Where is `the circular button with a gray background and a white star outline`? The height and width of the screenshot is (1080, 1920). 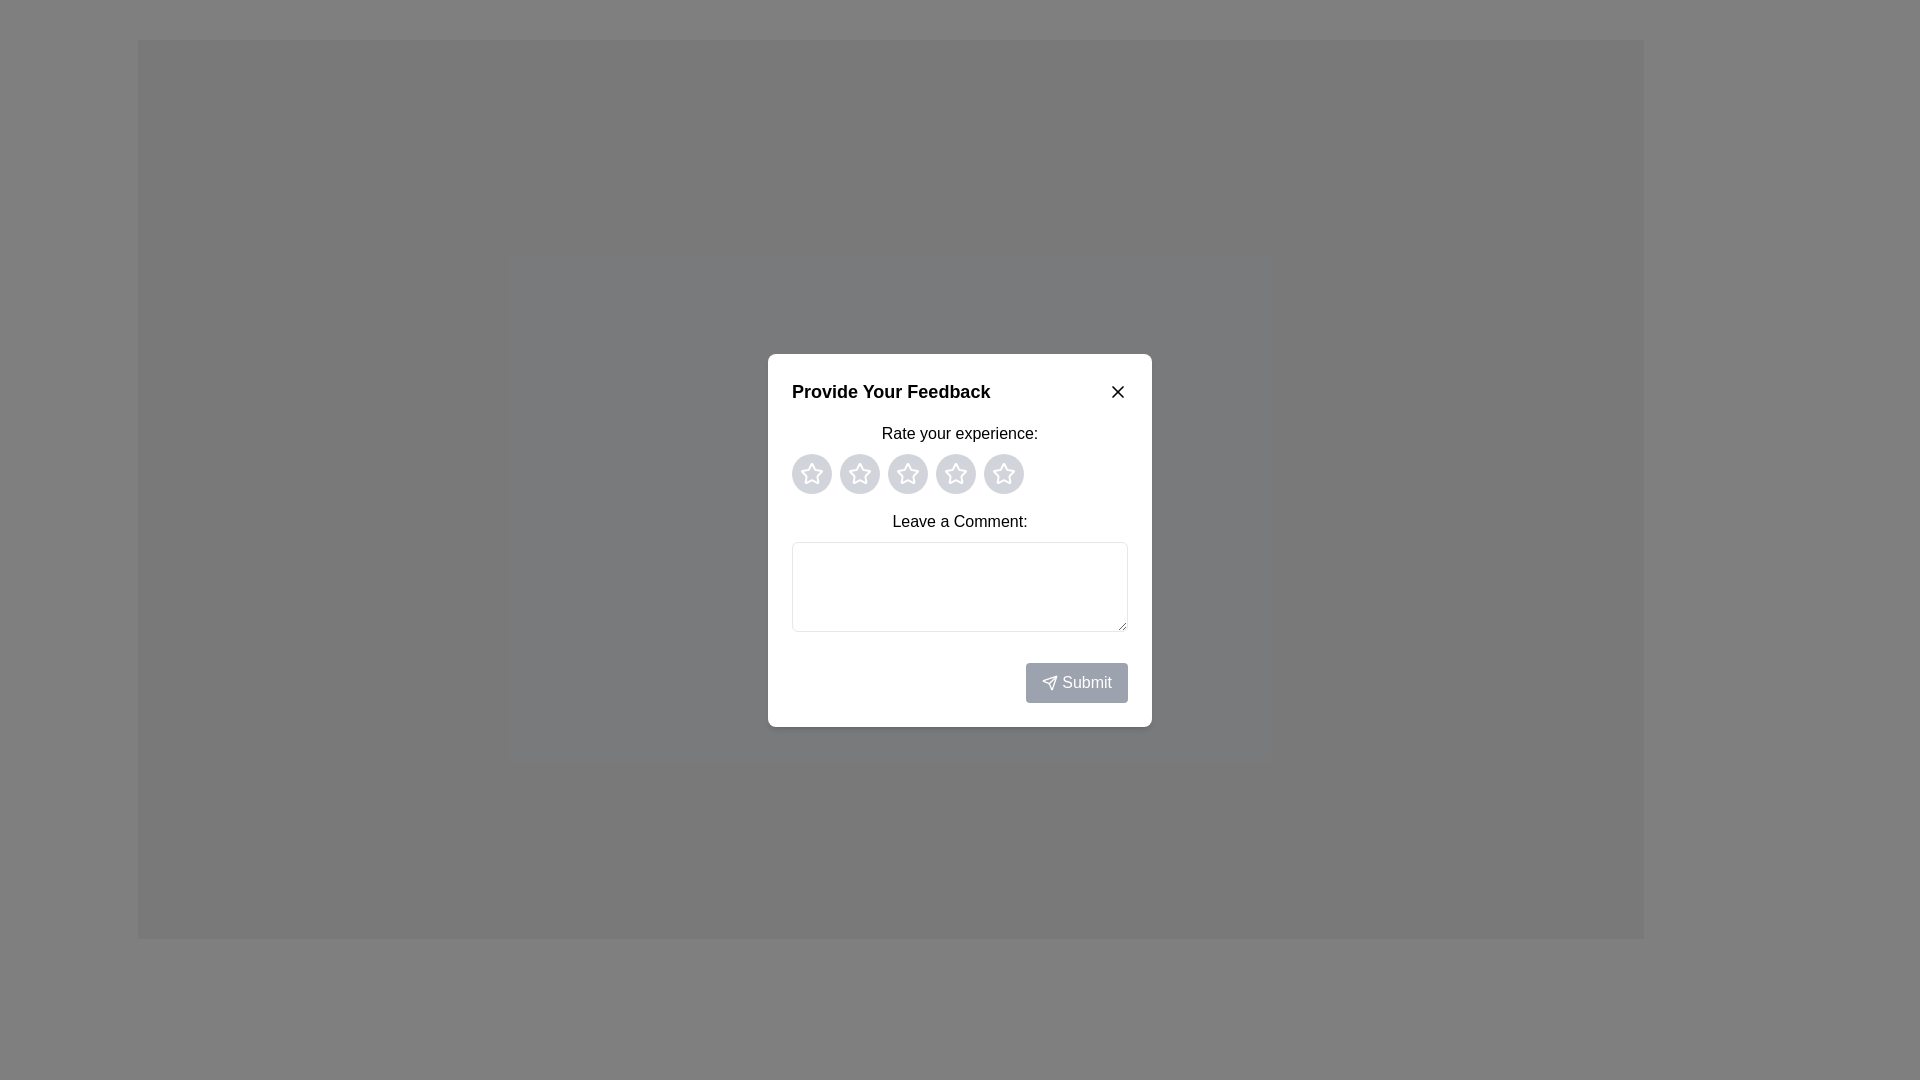
the circular button with a gray background and a white star outline is located at coordinates (906, 473).